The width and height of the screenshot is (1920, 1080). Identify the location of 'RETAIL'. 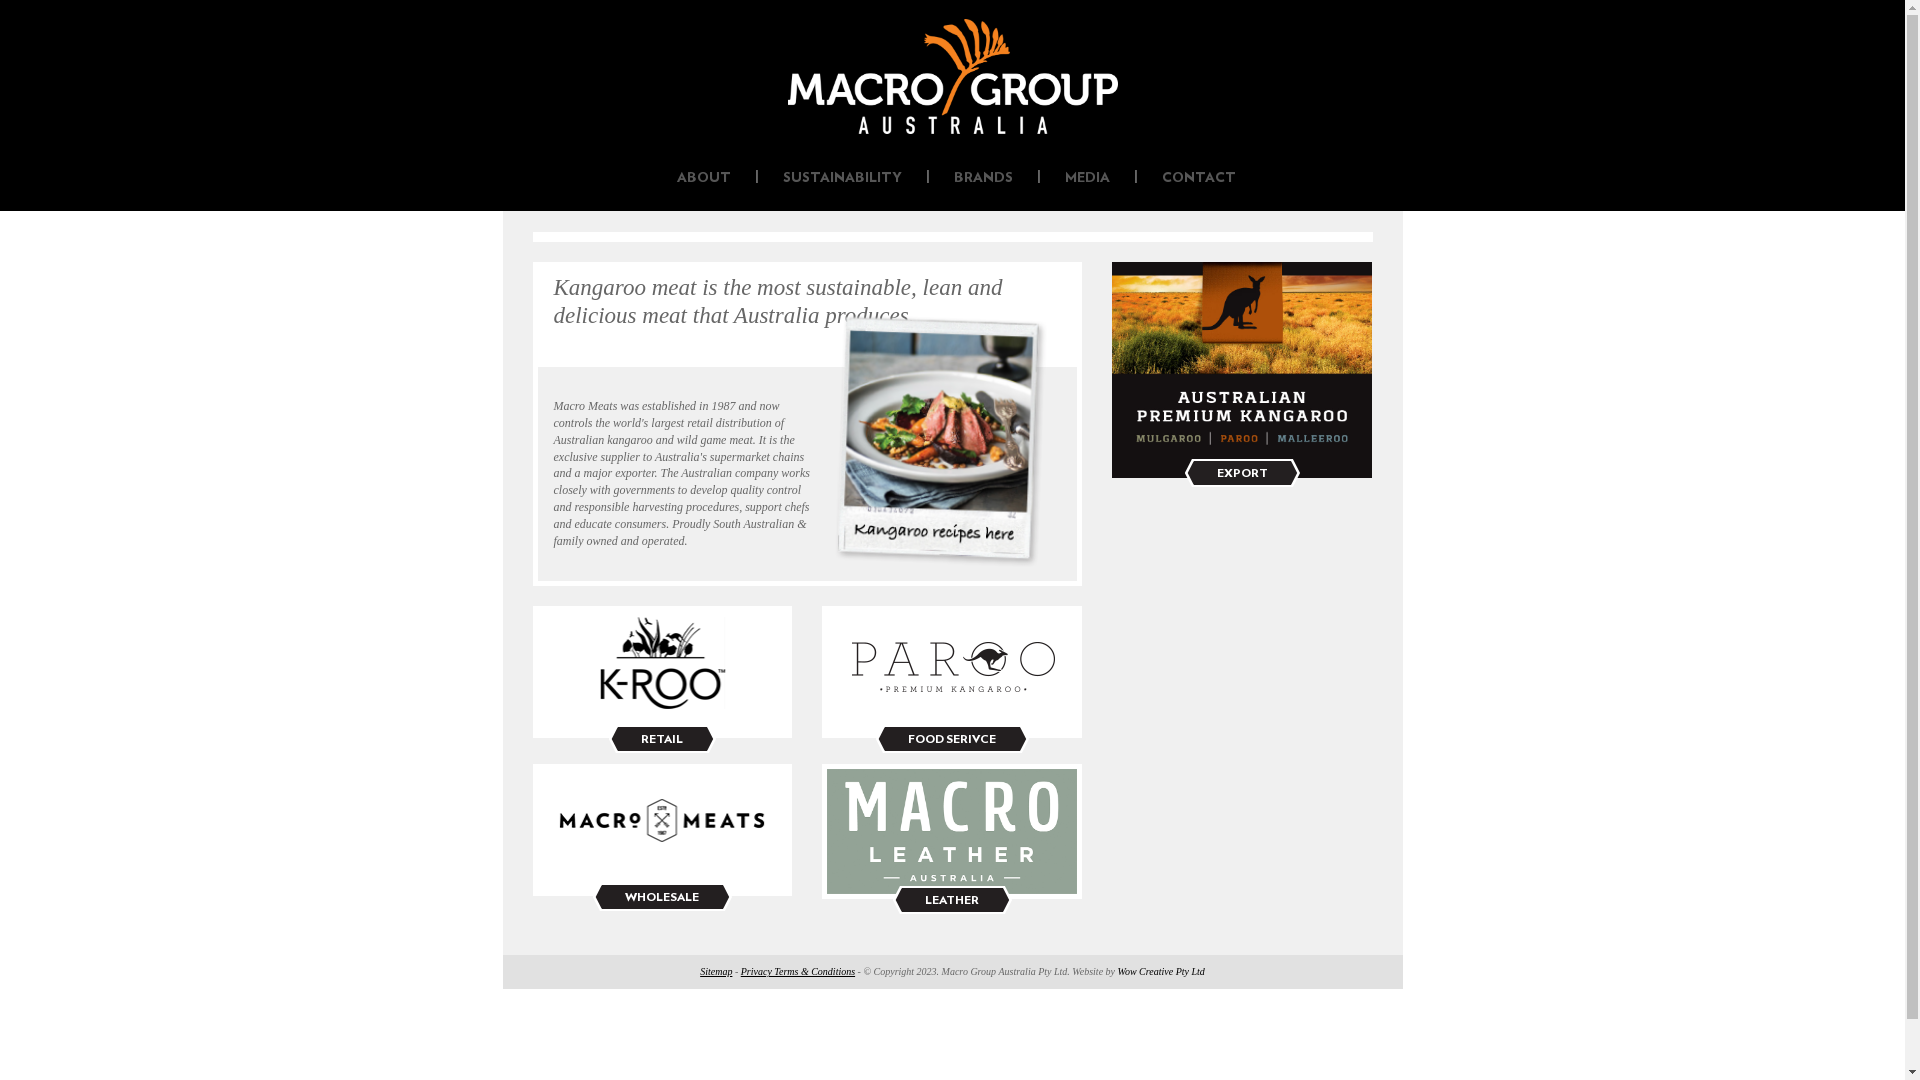
(662, 739).